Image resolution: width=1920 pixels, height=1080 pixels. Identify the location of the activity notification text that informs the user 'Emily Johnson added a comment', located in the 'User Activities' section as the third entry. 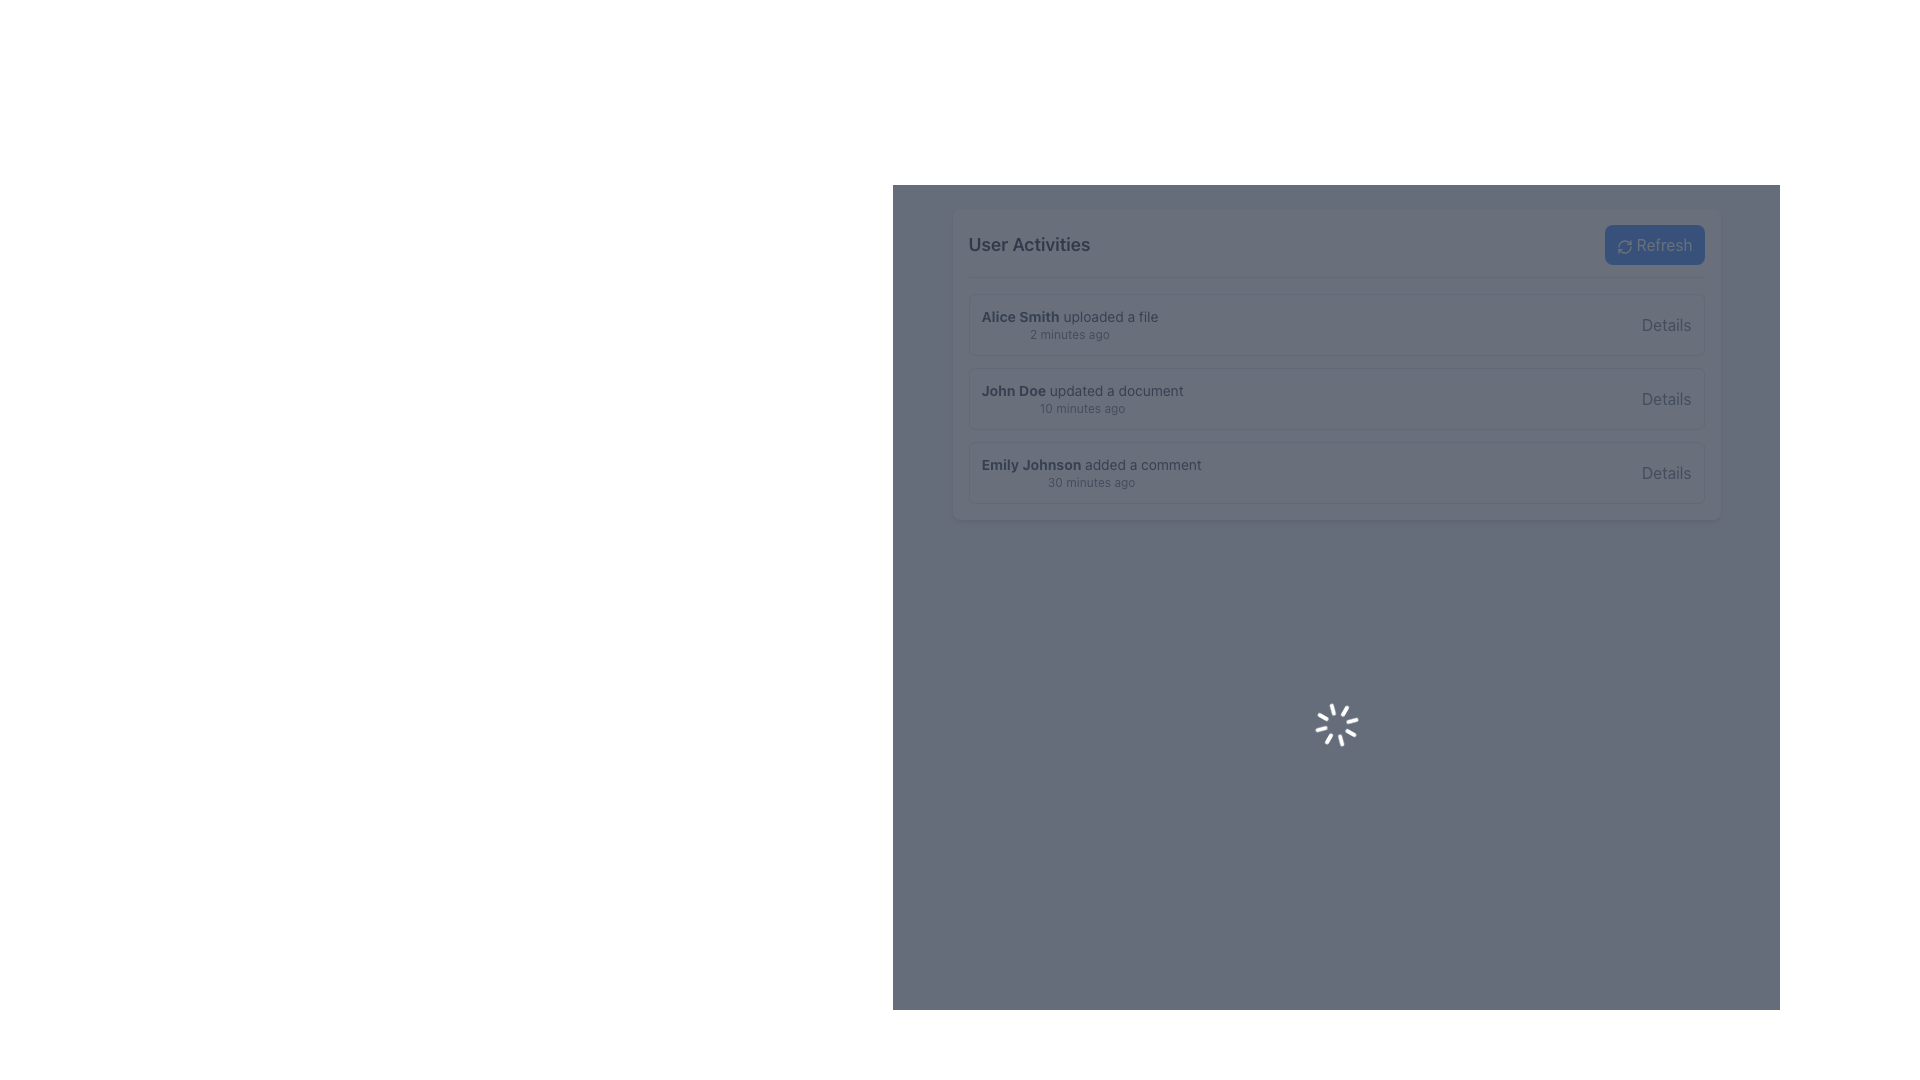
(1090, 465).